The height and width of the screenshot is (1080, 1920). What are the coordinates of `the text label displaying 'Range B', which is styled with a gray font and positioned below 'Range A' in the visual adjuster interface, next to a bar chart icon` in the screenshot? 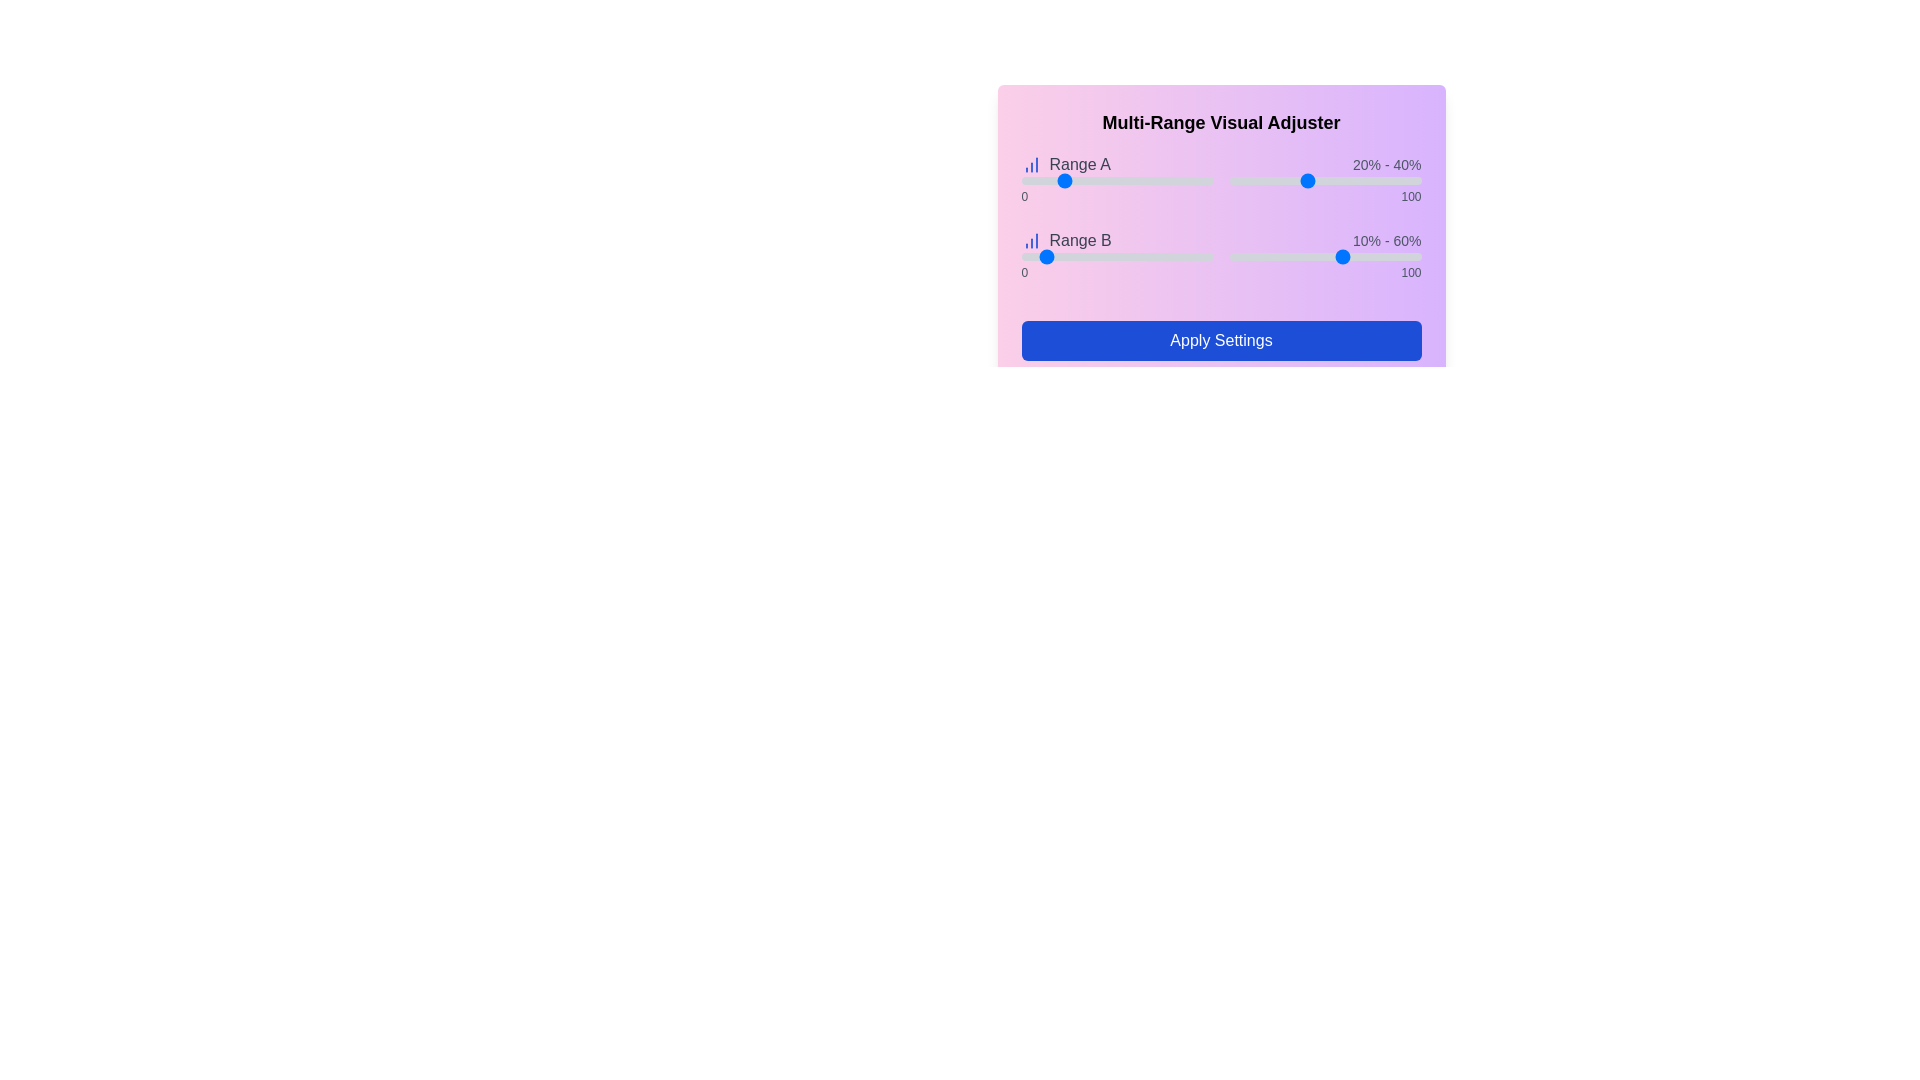 It's located at (1079, 239).